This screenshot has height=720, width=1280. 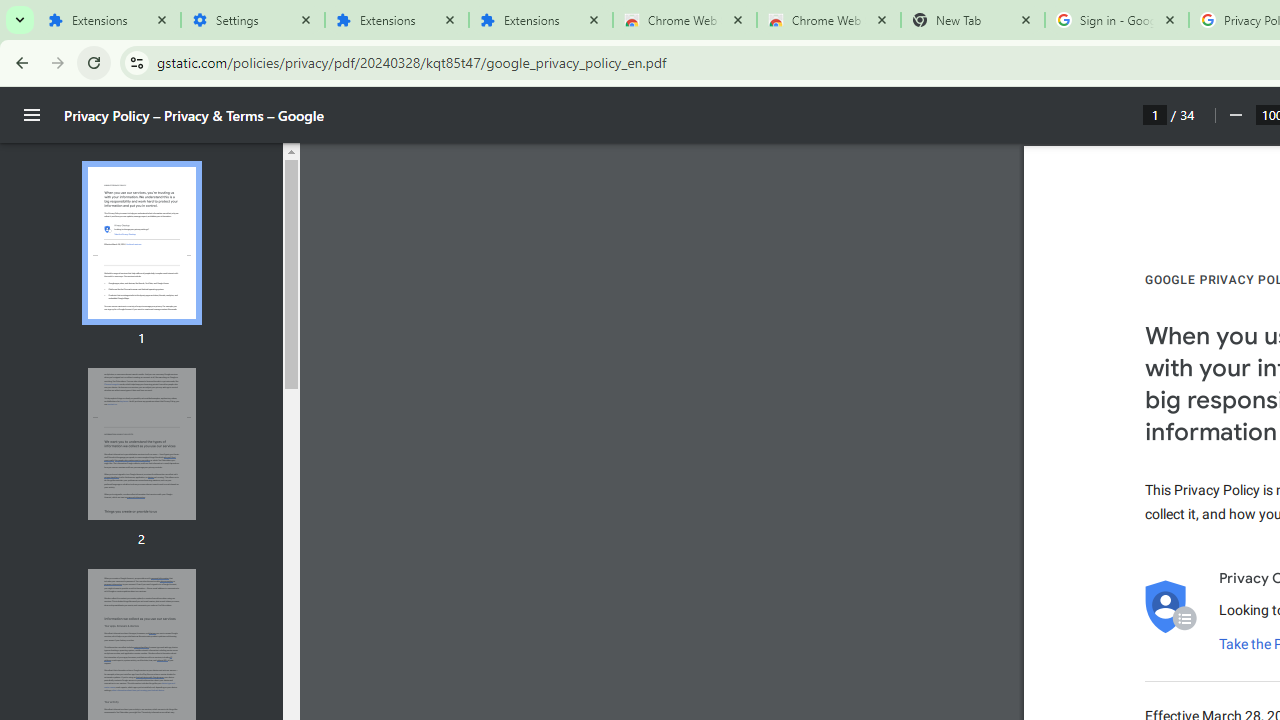 What do you see at coordinates (540, 20) in the screenshot?
I see `'Extensions'` at bounding box center [540, 20].